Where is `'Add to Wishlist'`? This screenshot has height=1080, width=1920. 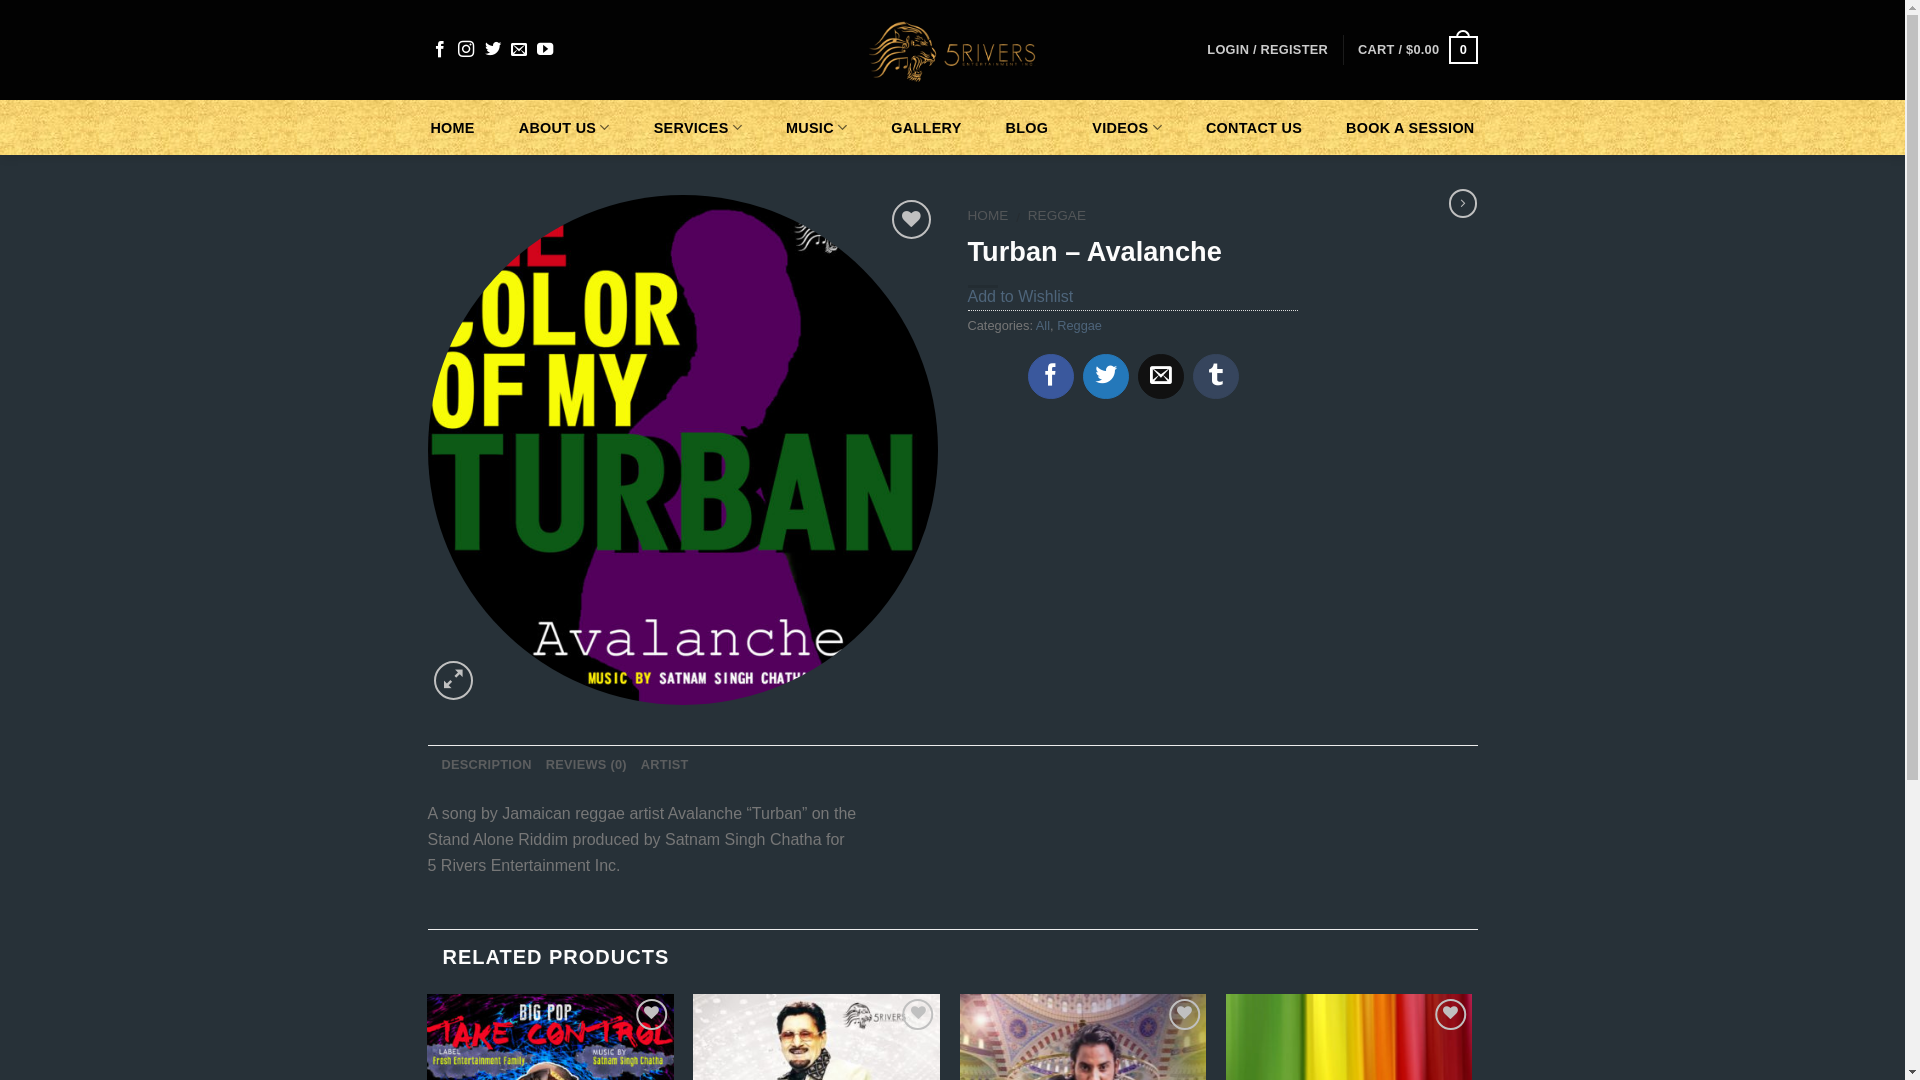 'Add to Wishlist' is located at coordinates (1021, 296).